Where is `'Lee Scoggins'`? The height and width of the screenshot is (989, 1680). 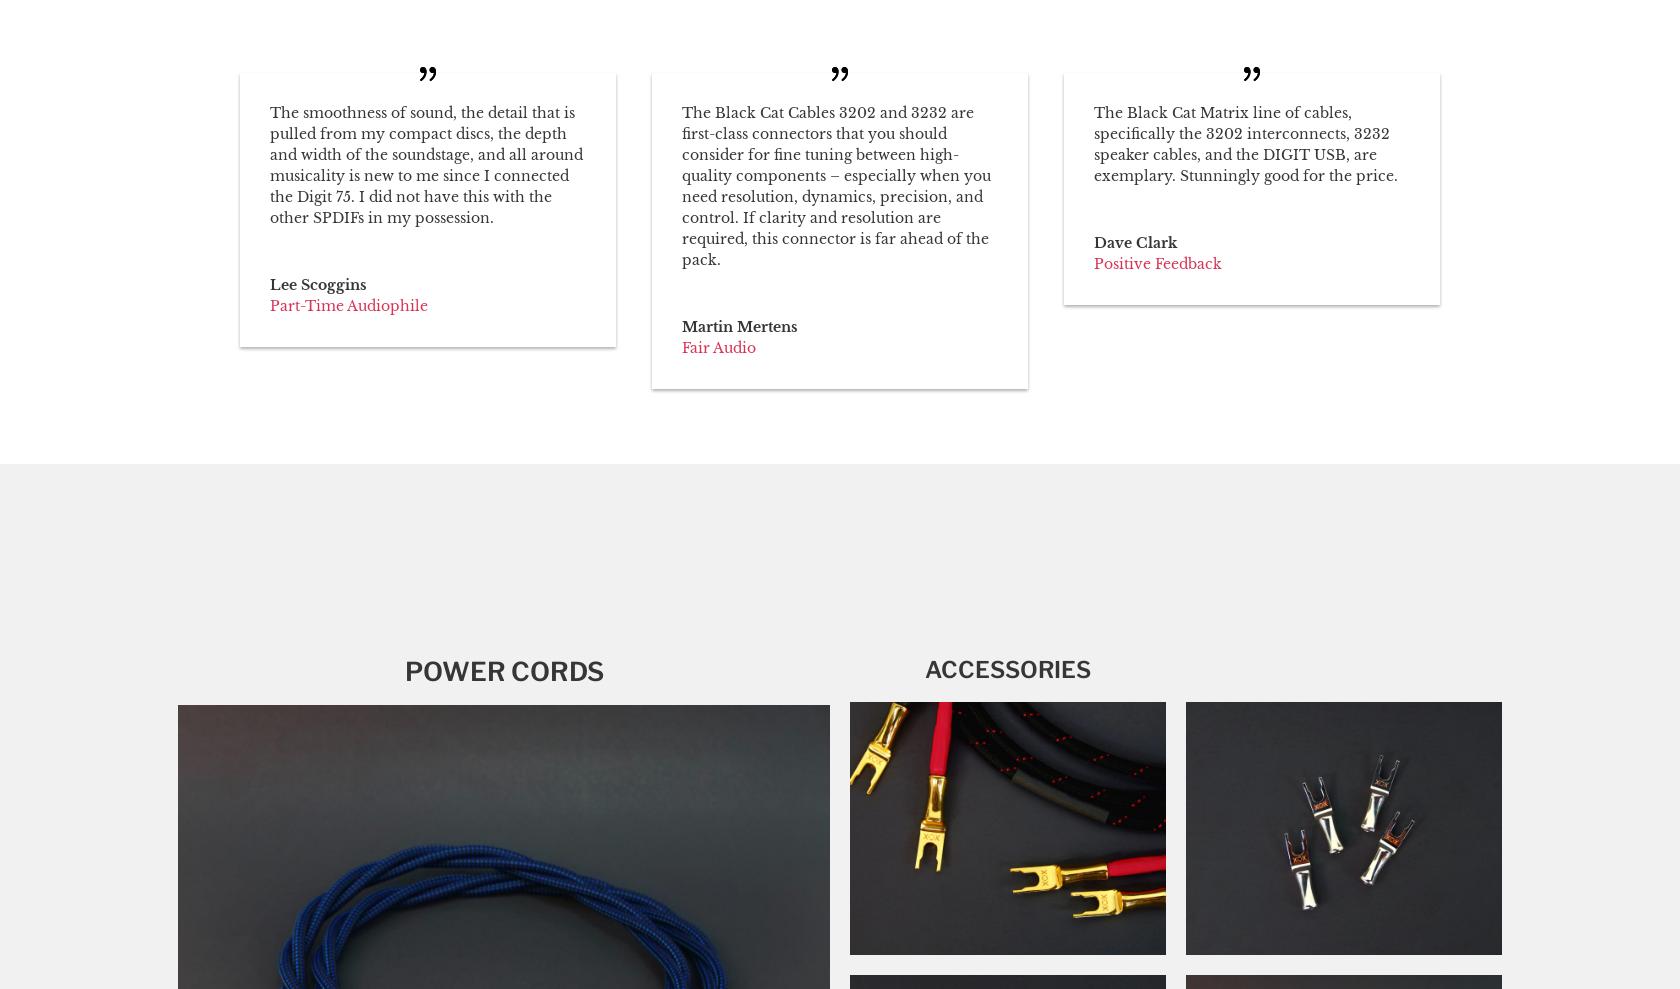
'Lee Scoggins' is located at coordinates (318, 284).